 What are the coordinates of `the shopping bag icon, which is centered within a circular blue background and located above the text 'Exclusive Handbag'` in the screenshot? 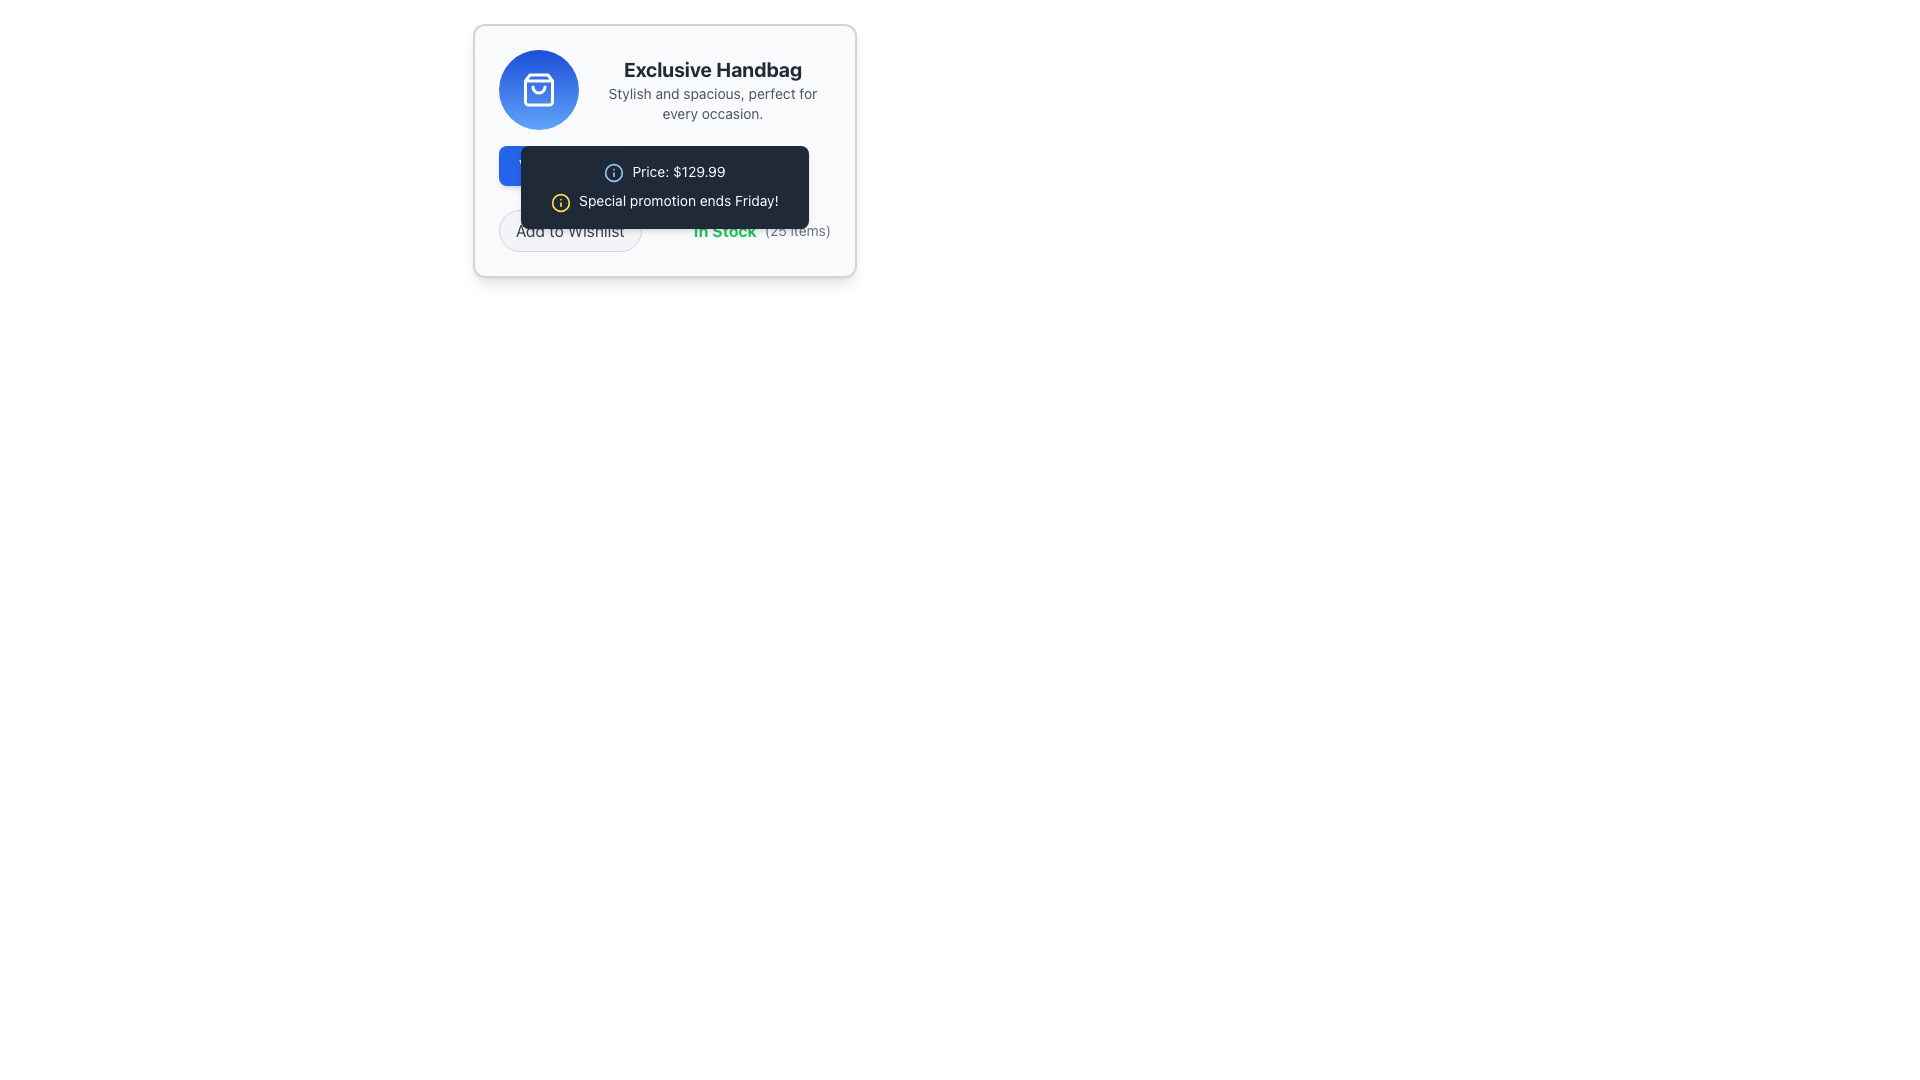 It's located at (538, 88).